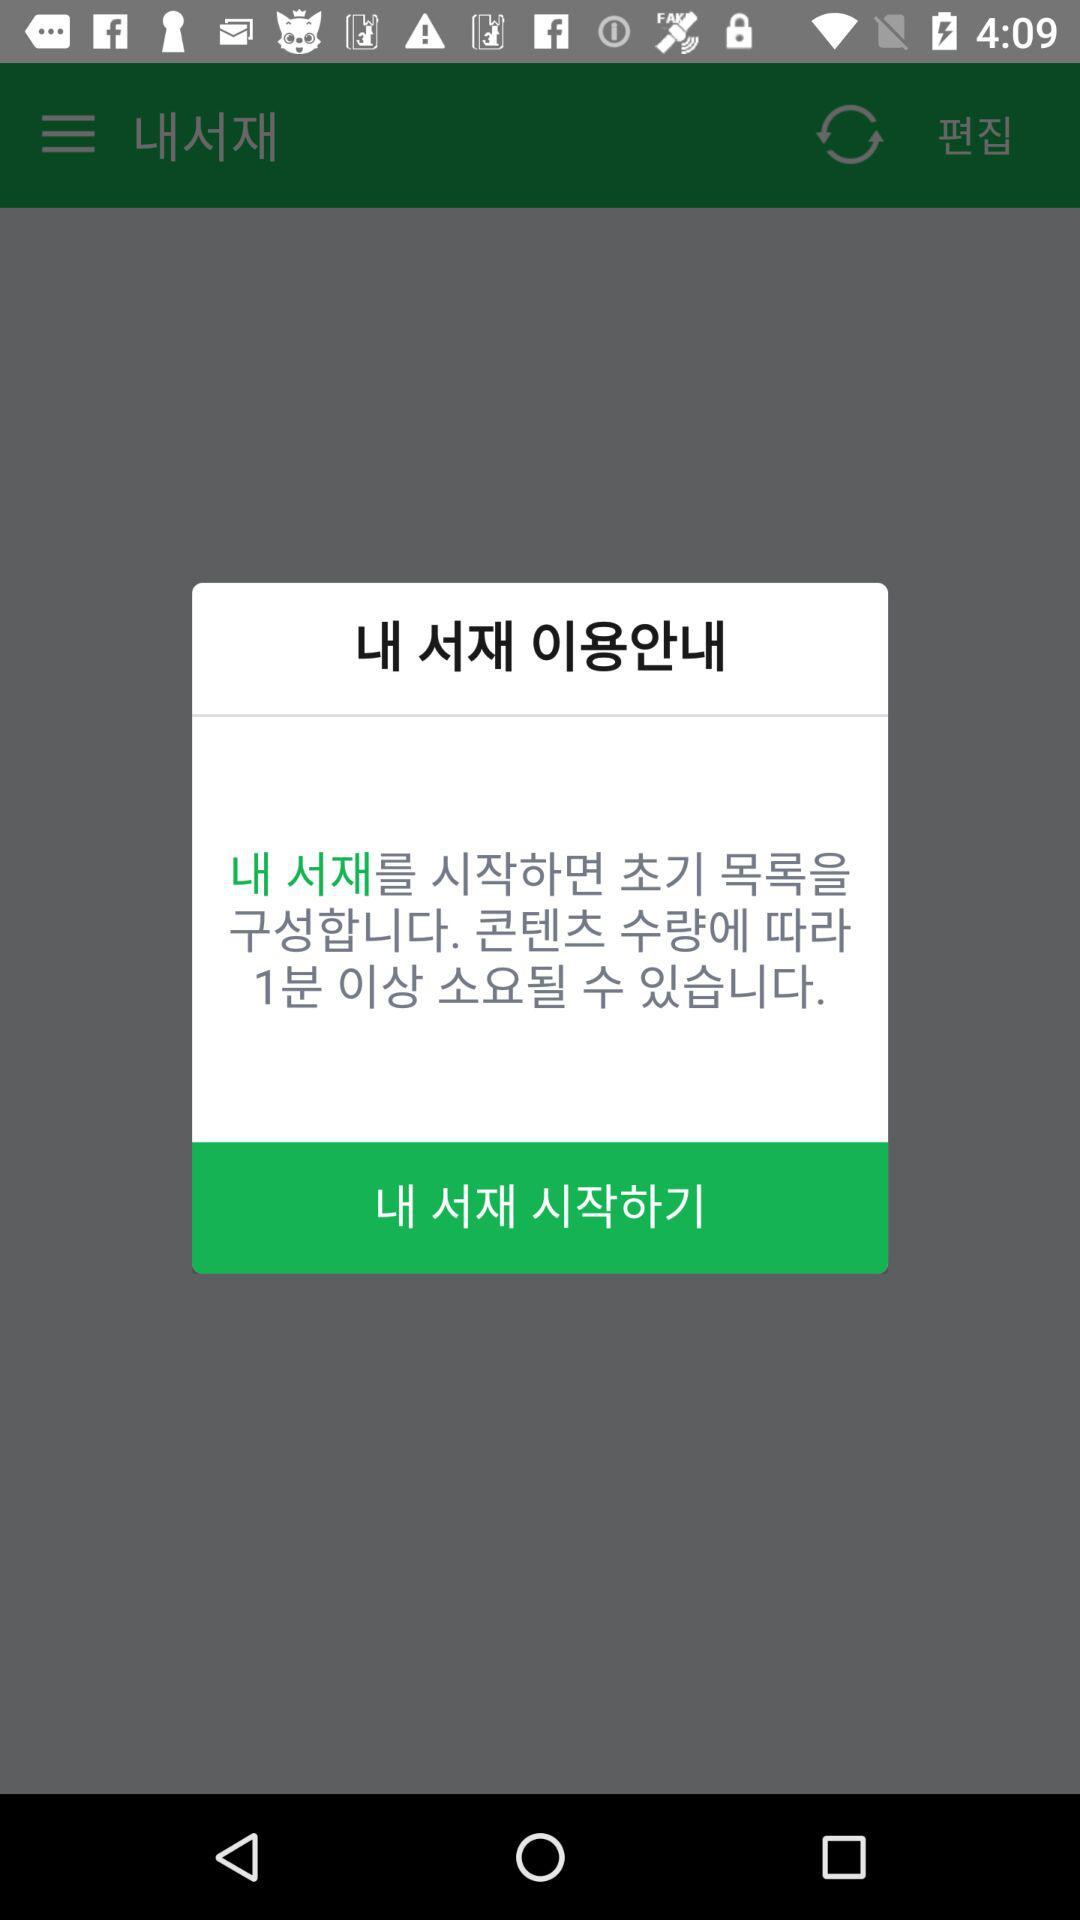 Image resolution: width=1080 pixels, height=1920 pixels. What do you see at coordinates (67, 133) in the screenshot?
I see `the menu icon` at bounding box center [67, 133].